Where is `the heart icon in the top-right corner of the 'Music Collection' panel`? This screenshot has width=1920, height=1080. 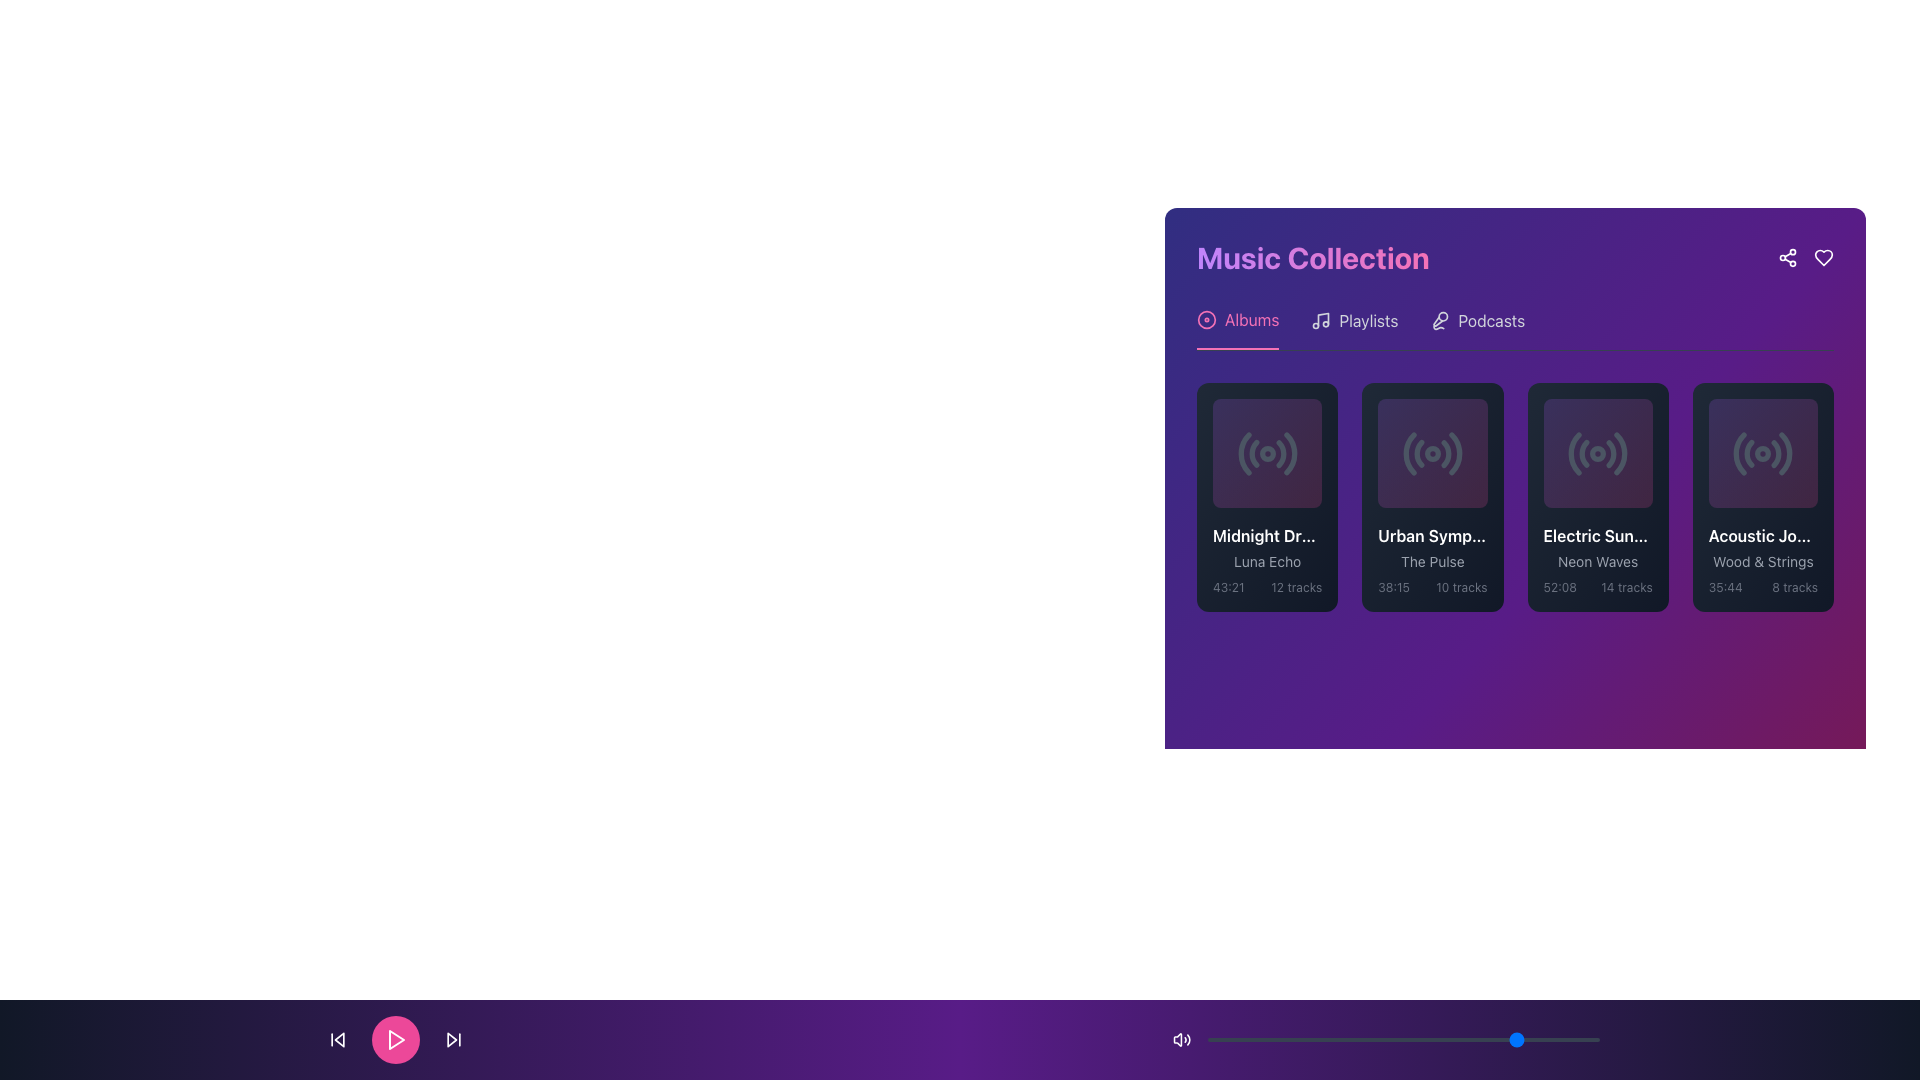 the heart icon in the top-right corner of the 'Music Collection' panel is located at coordinates (1824, 257).